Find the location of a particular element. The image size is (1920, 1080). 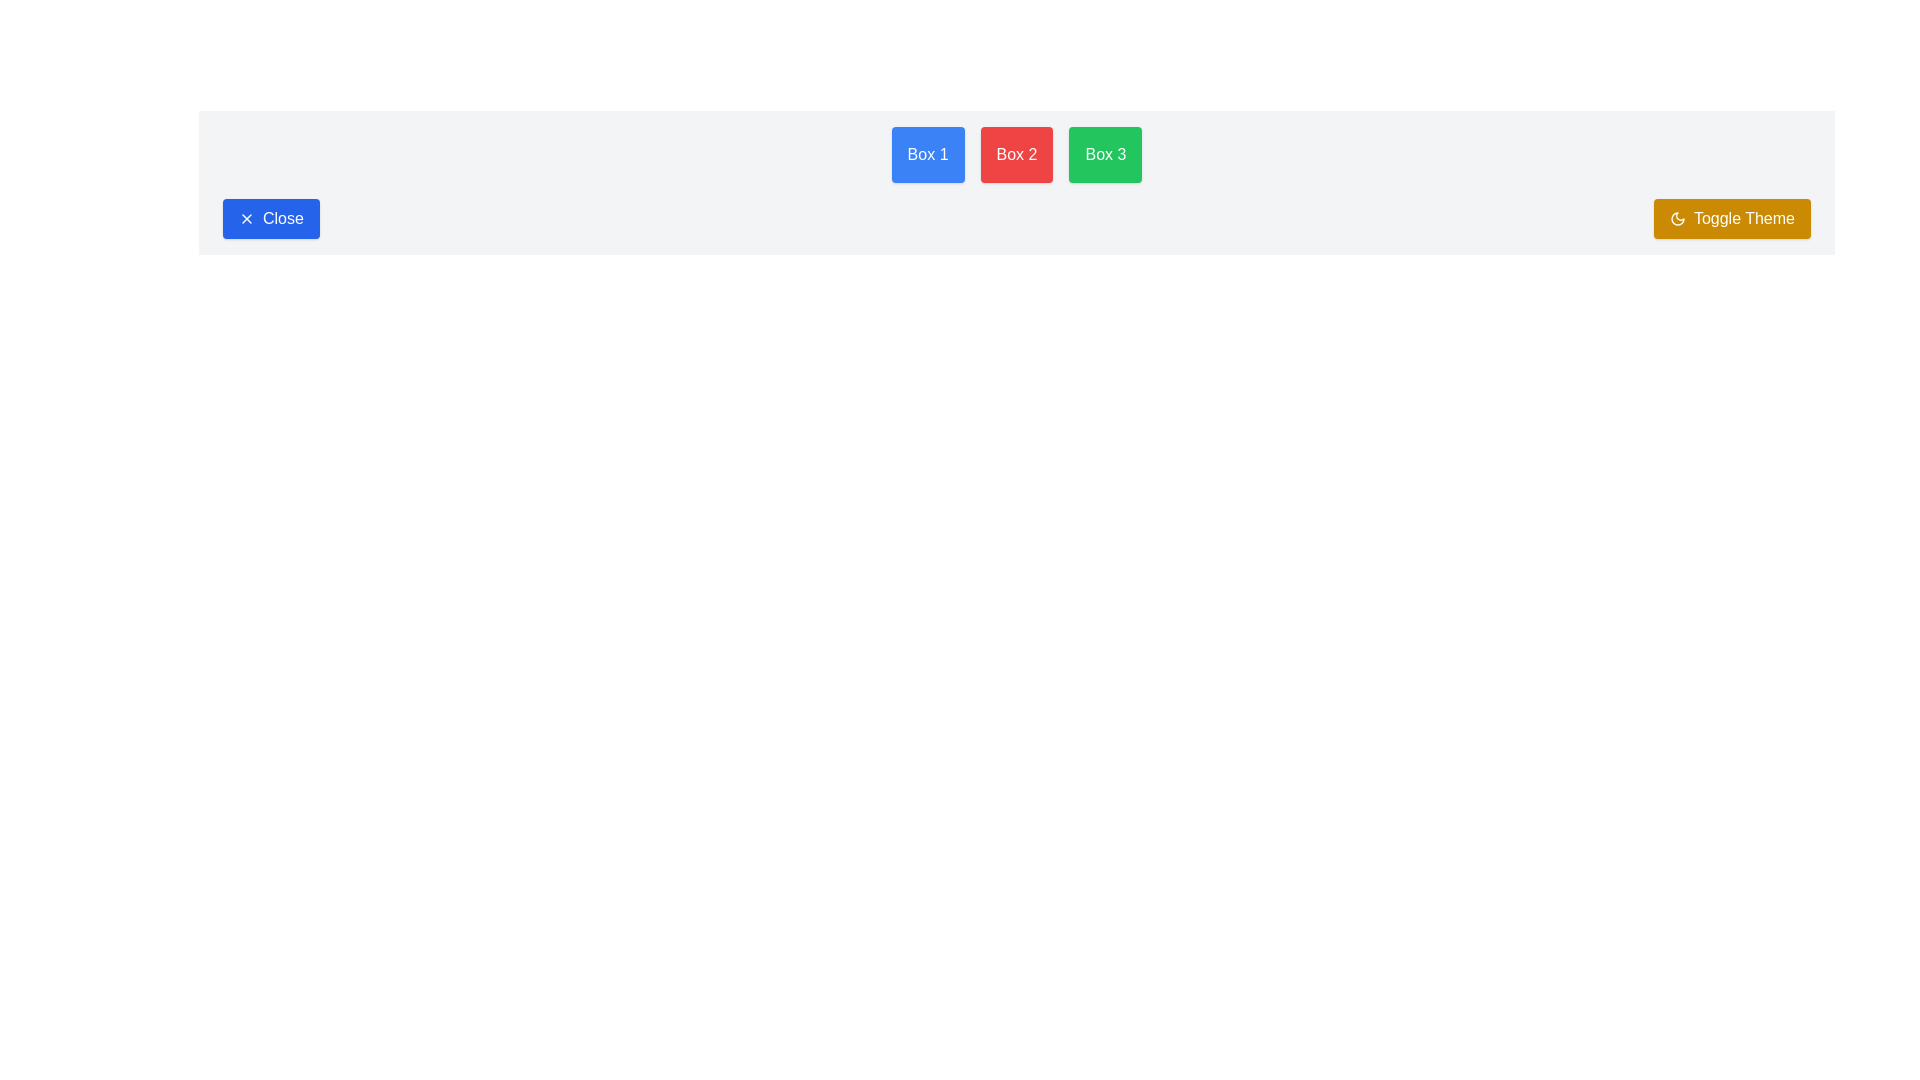

the rectangular button labeled 'Box 1', which has a blue background and white text, located to the left of 'Box 2' and 'Box 3' is located at coordinates (927, 153).